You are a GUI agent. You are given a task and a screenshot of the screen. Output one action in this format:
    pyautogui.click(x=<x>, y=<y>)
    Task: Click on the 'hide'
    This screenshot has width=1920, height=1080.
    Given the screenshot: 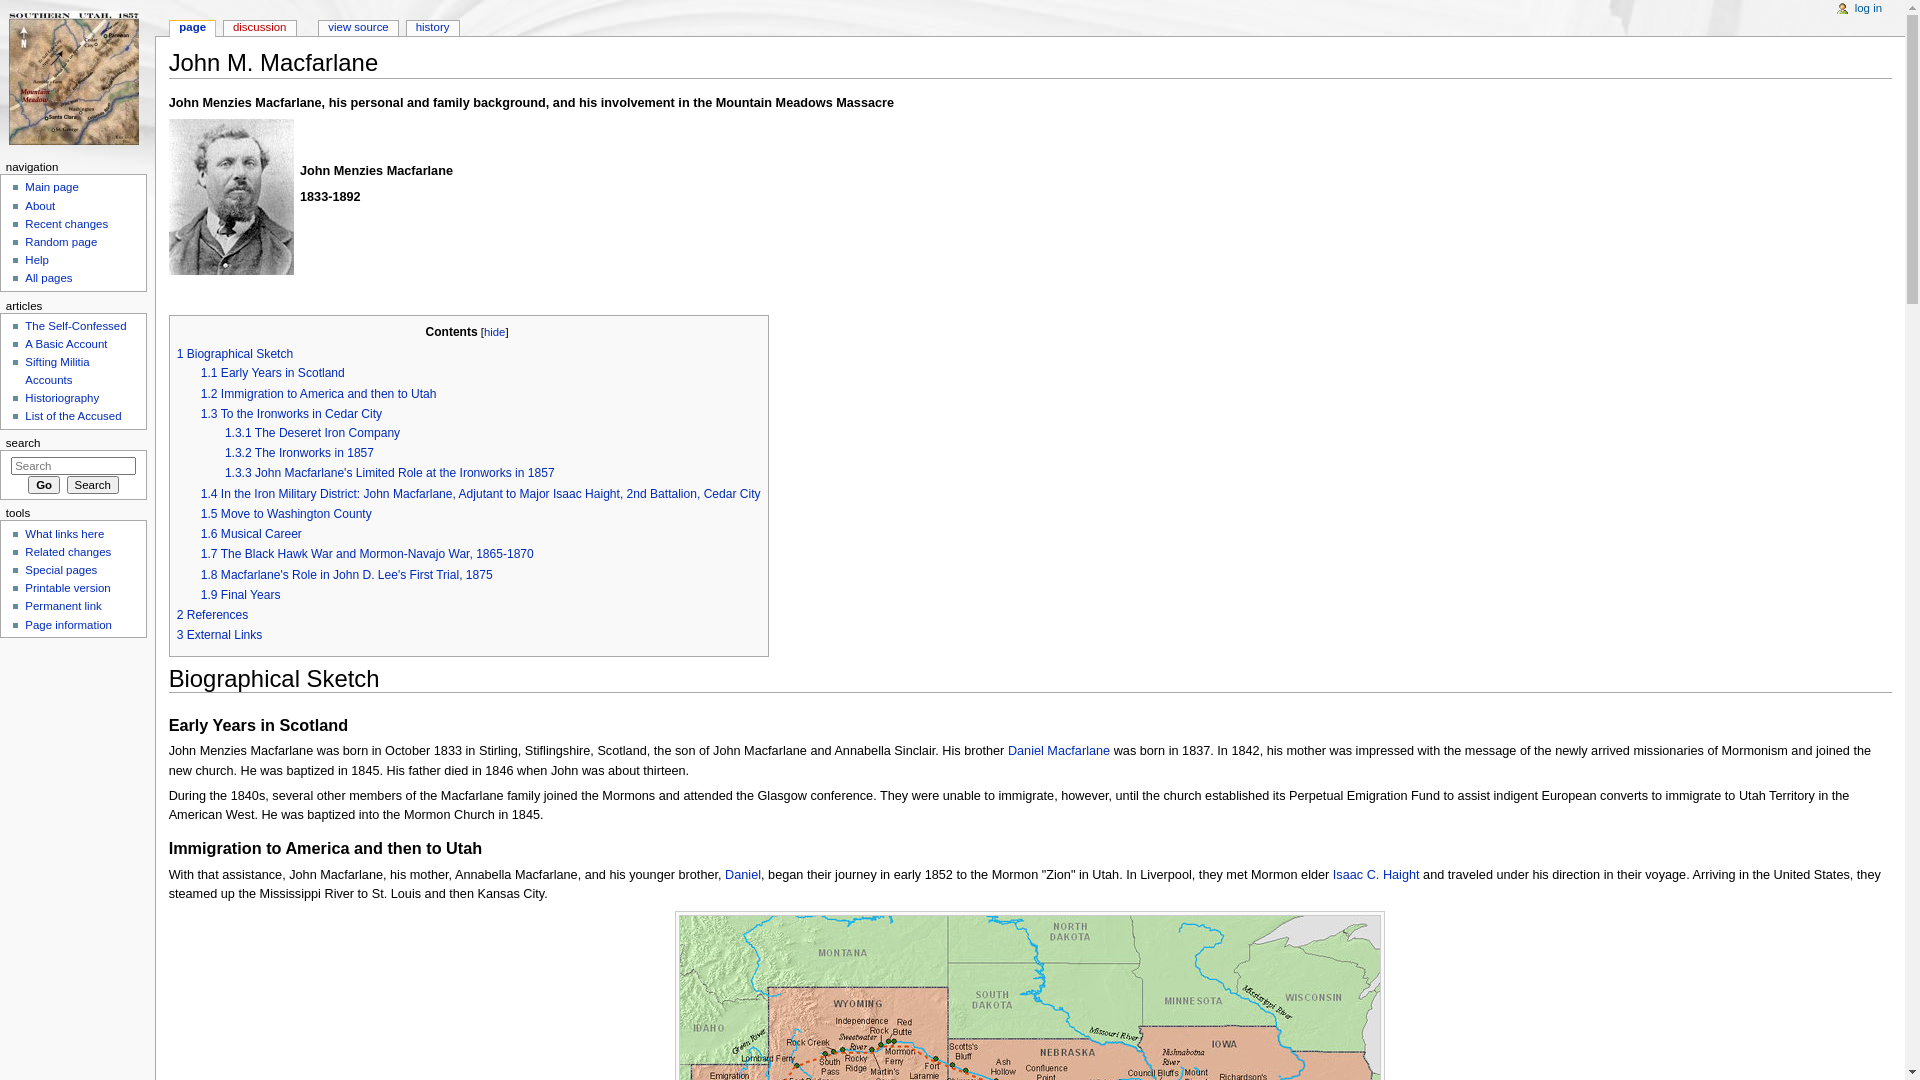 What is the action you would take?
    pyautogui.click(x=484, y=330)
    